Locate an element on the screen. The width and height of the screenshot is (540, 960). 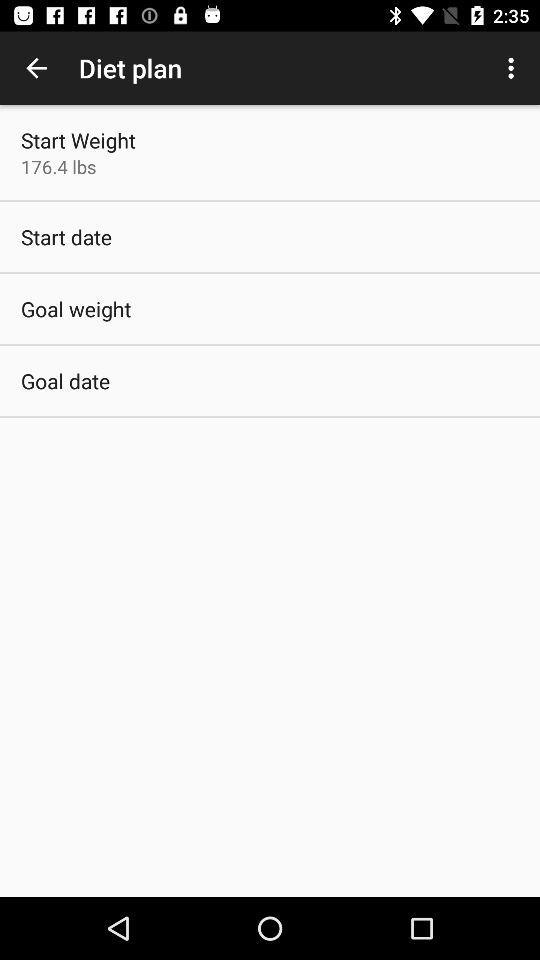
icon on the left is located at coordinates (65, 380).